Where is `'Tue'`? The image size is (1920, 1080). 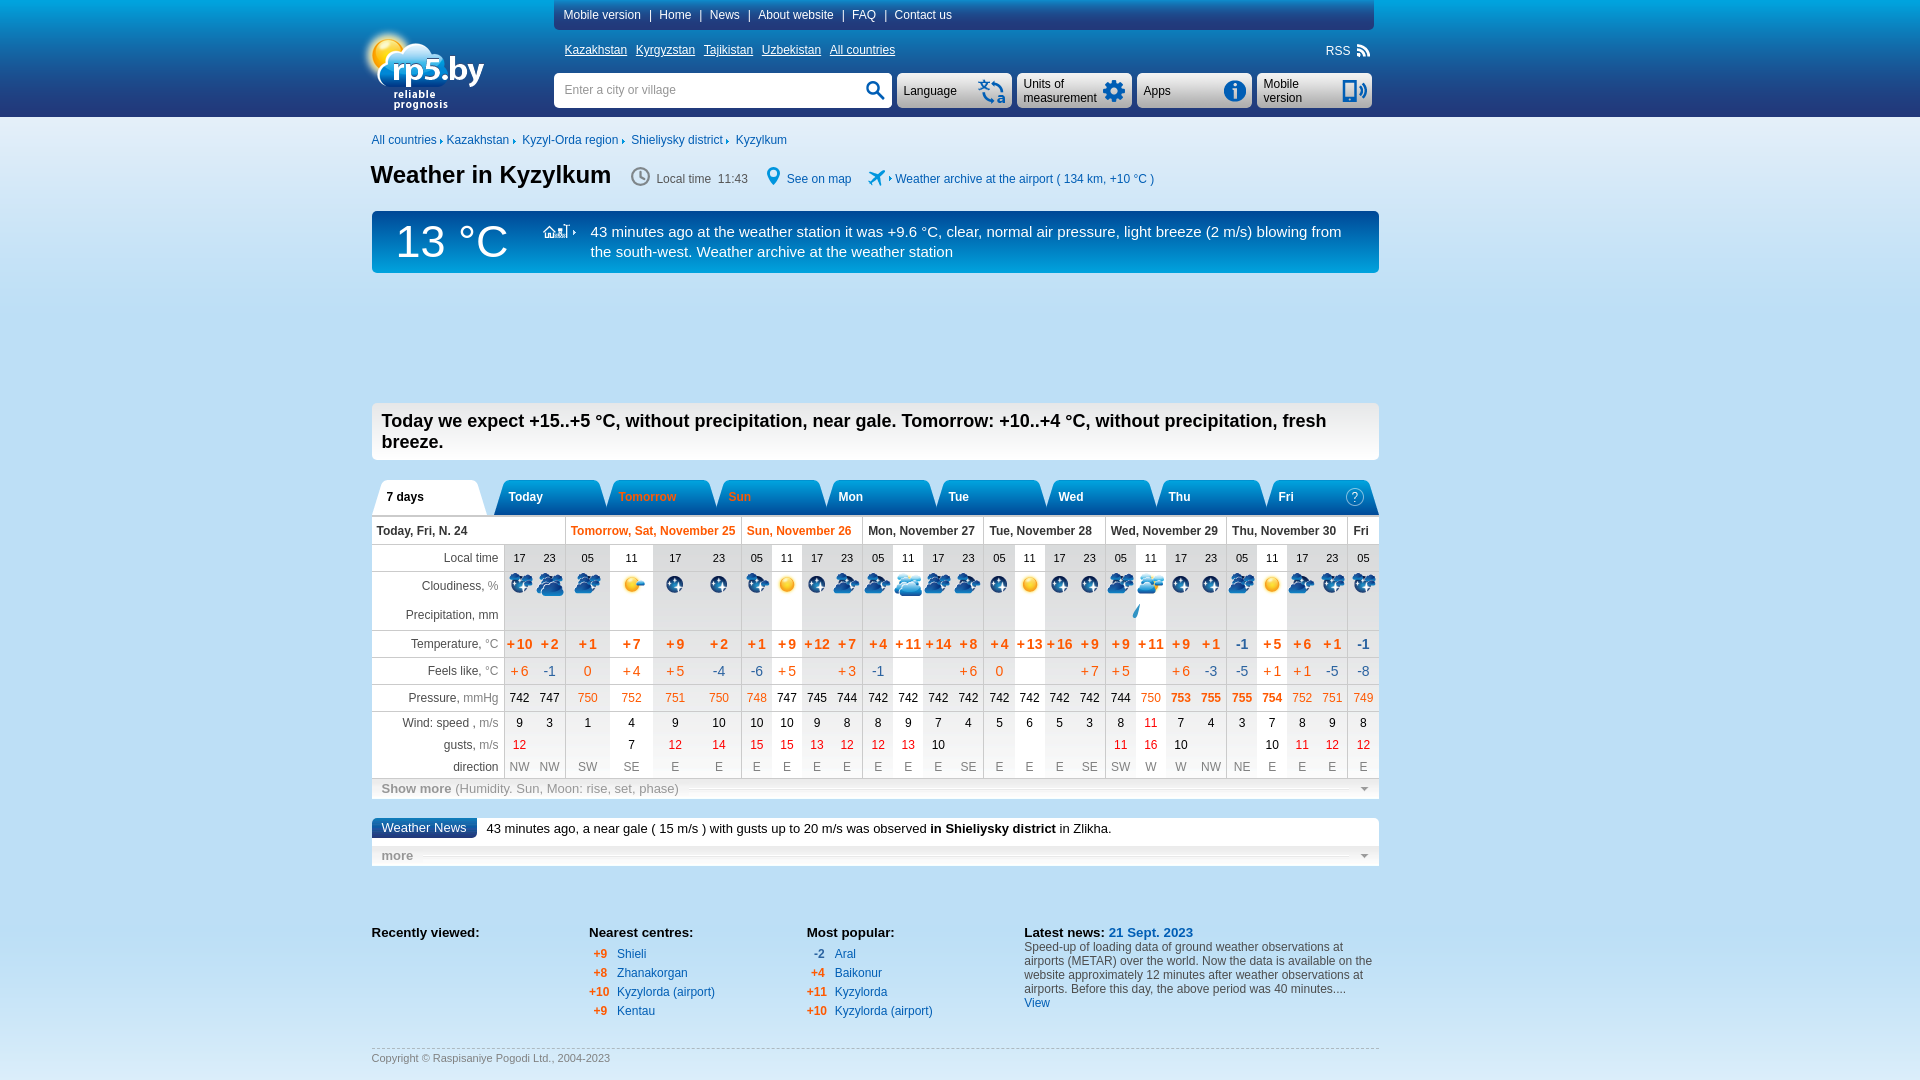 'Tue' is located at coordinates (947, 496).